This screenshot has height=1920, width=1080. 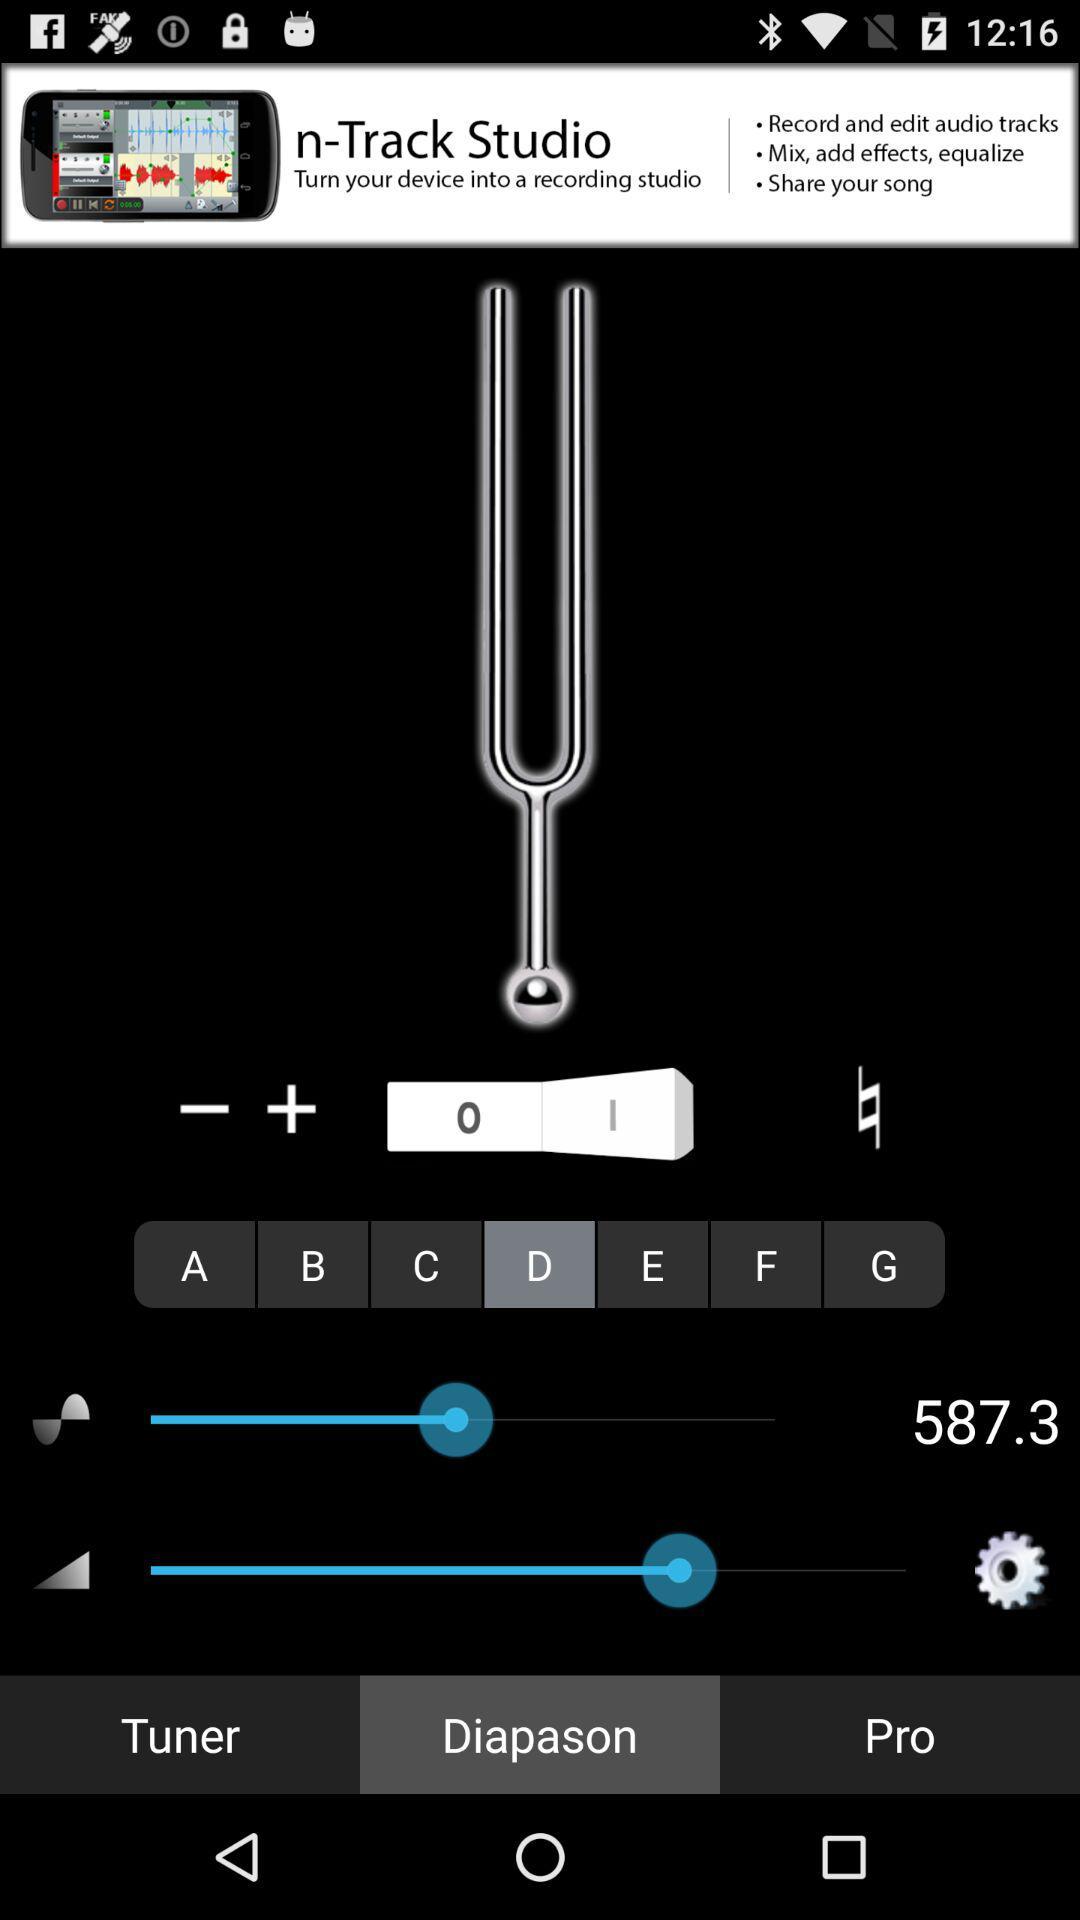 What do you see at coordinates (540, 1733) in the screenshot?
I see `the item next to the tuner` at bounding box center [540, 1733].